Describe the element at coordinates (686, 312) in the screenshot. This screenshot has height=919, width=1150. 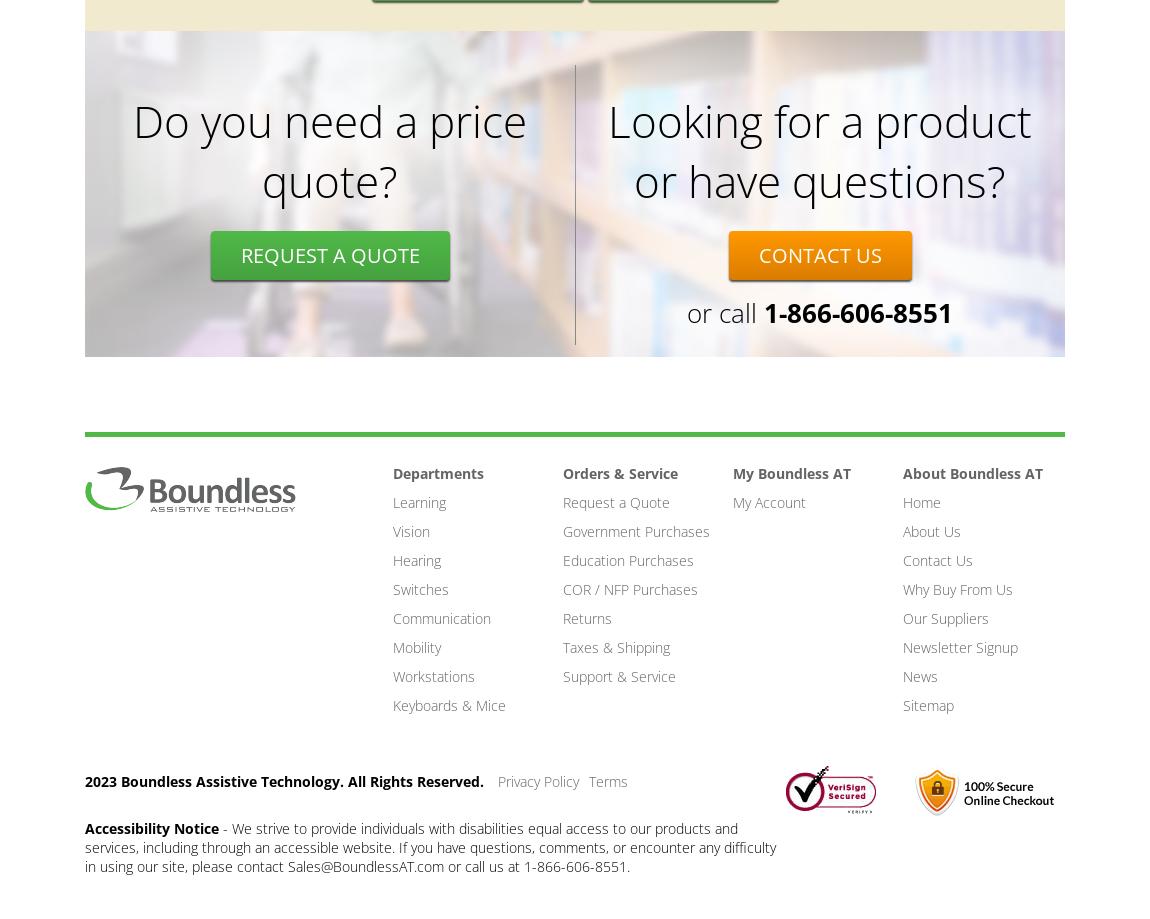
I see `'or call'` at that location.